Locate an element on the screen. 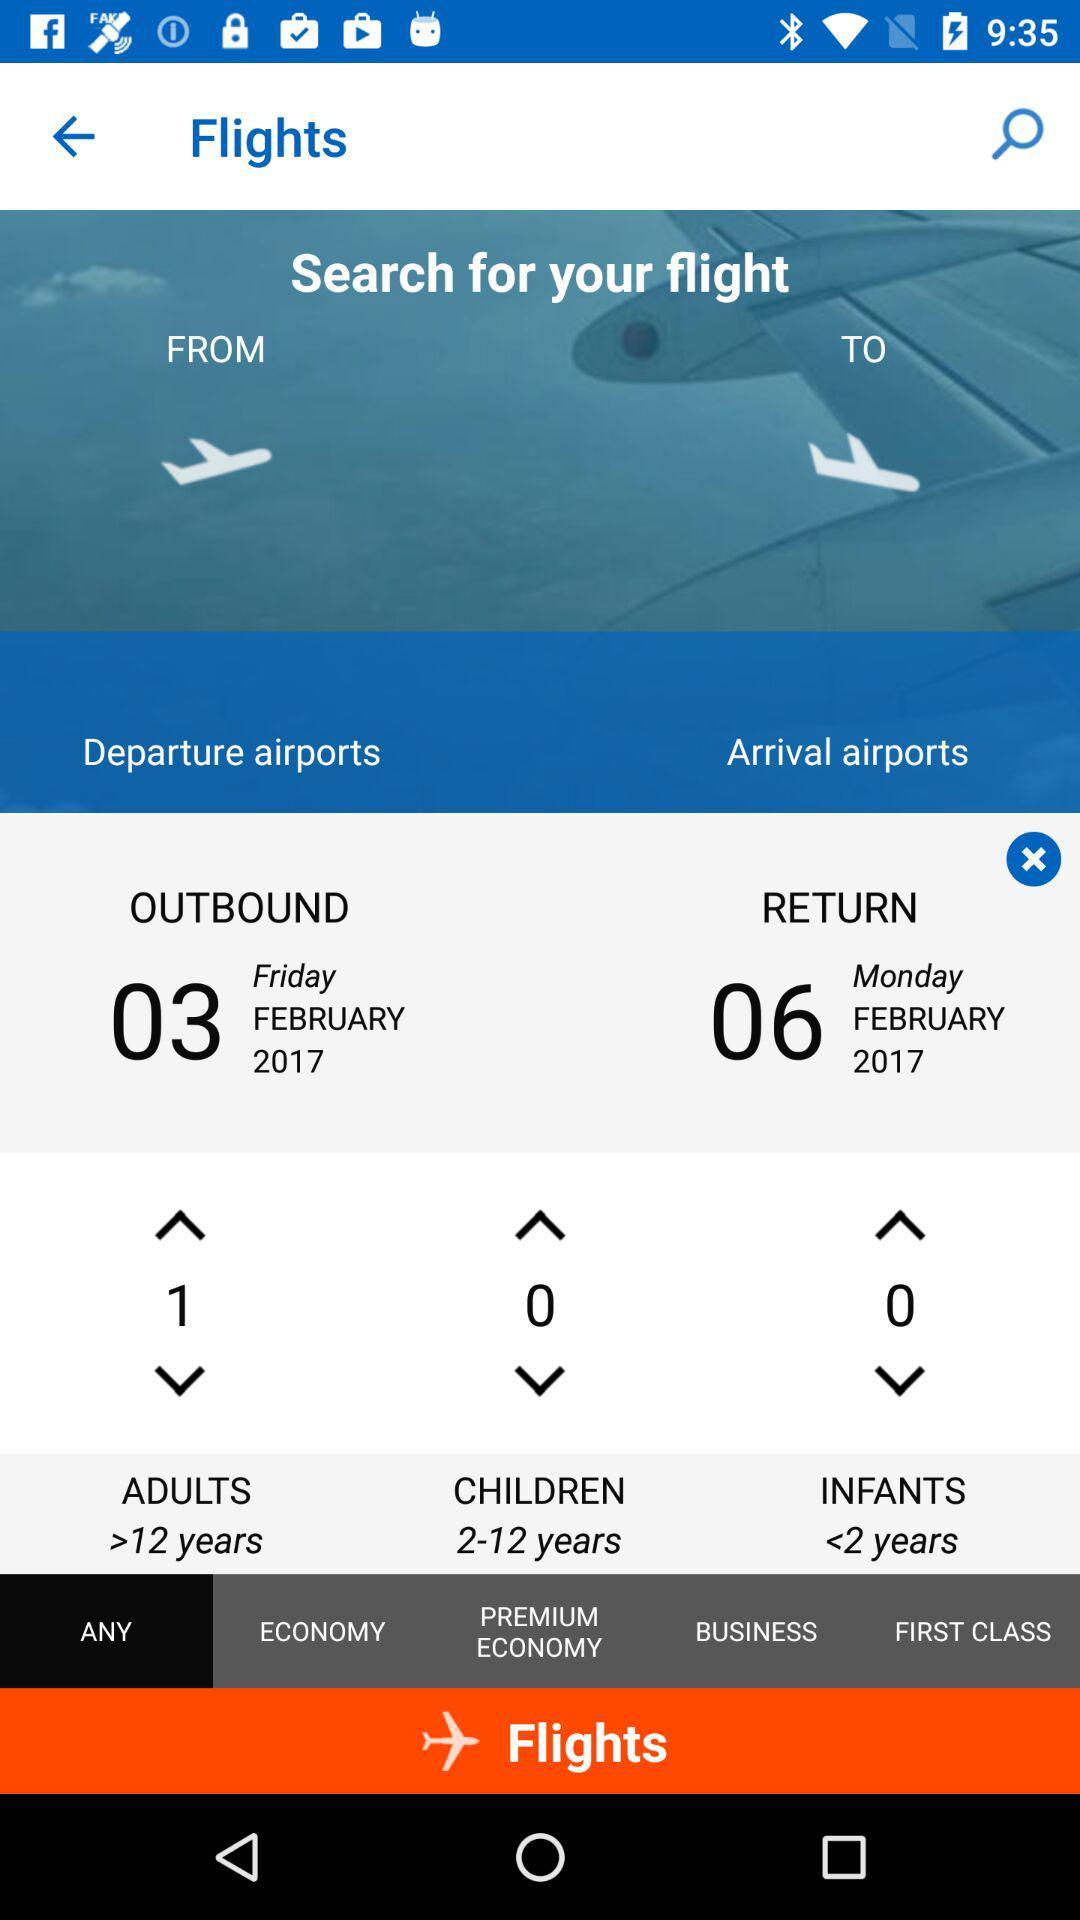  item to the left of first class is located at coordinates (756, 1631).